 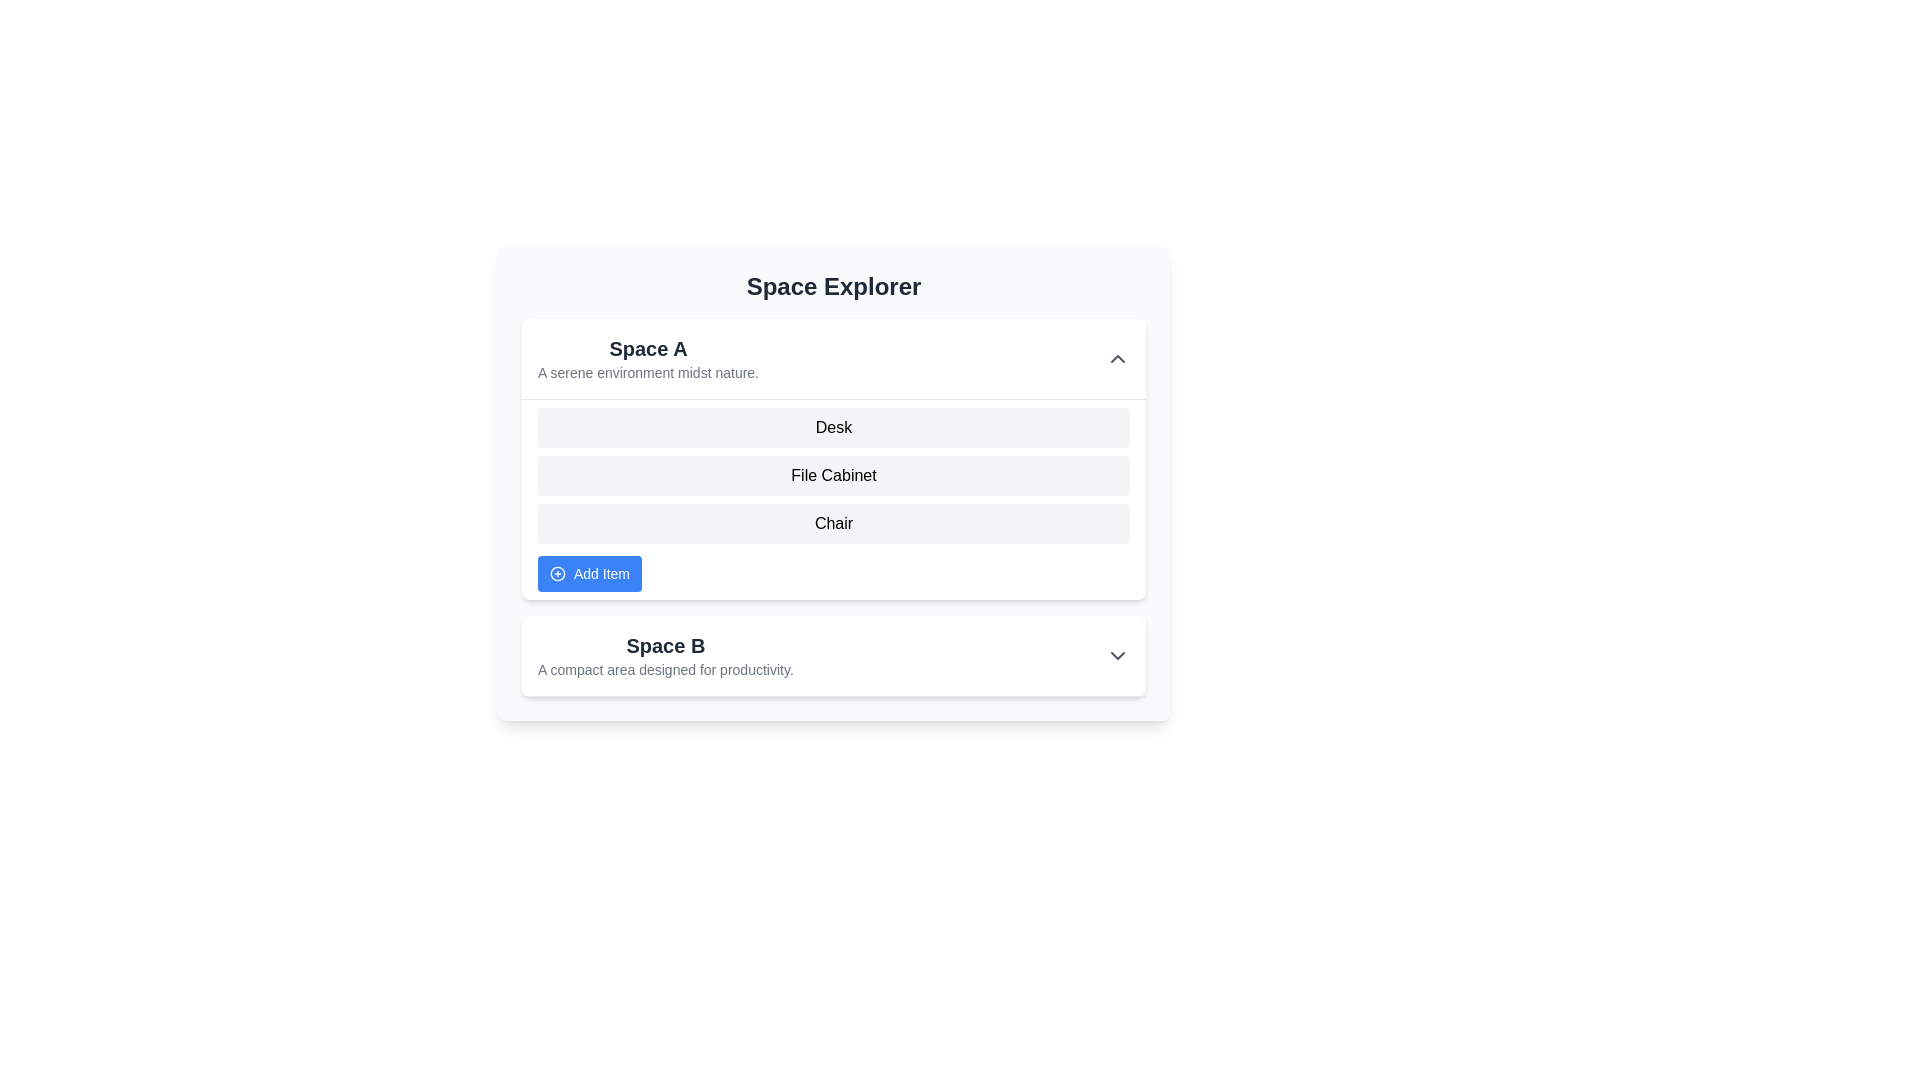 I want to click on the toggle icon button located on the right side of the 'Space A' section to collapse its contents, so click(x=1117, y=357).